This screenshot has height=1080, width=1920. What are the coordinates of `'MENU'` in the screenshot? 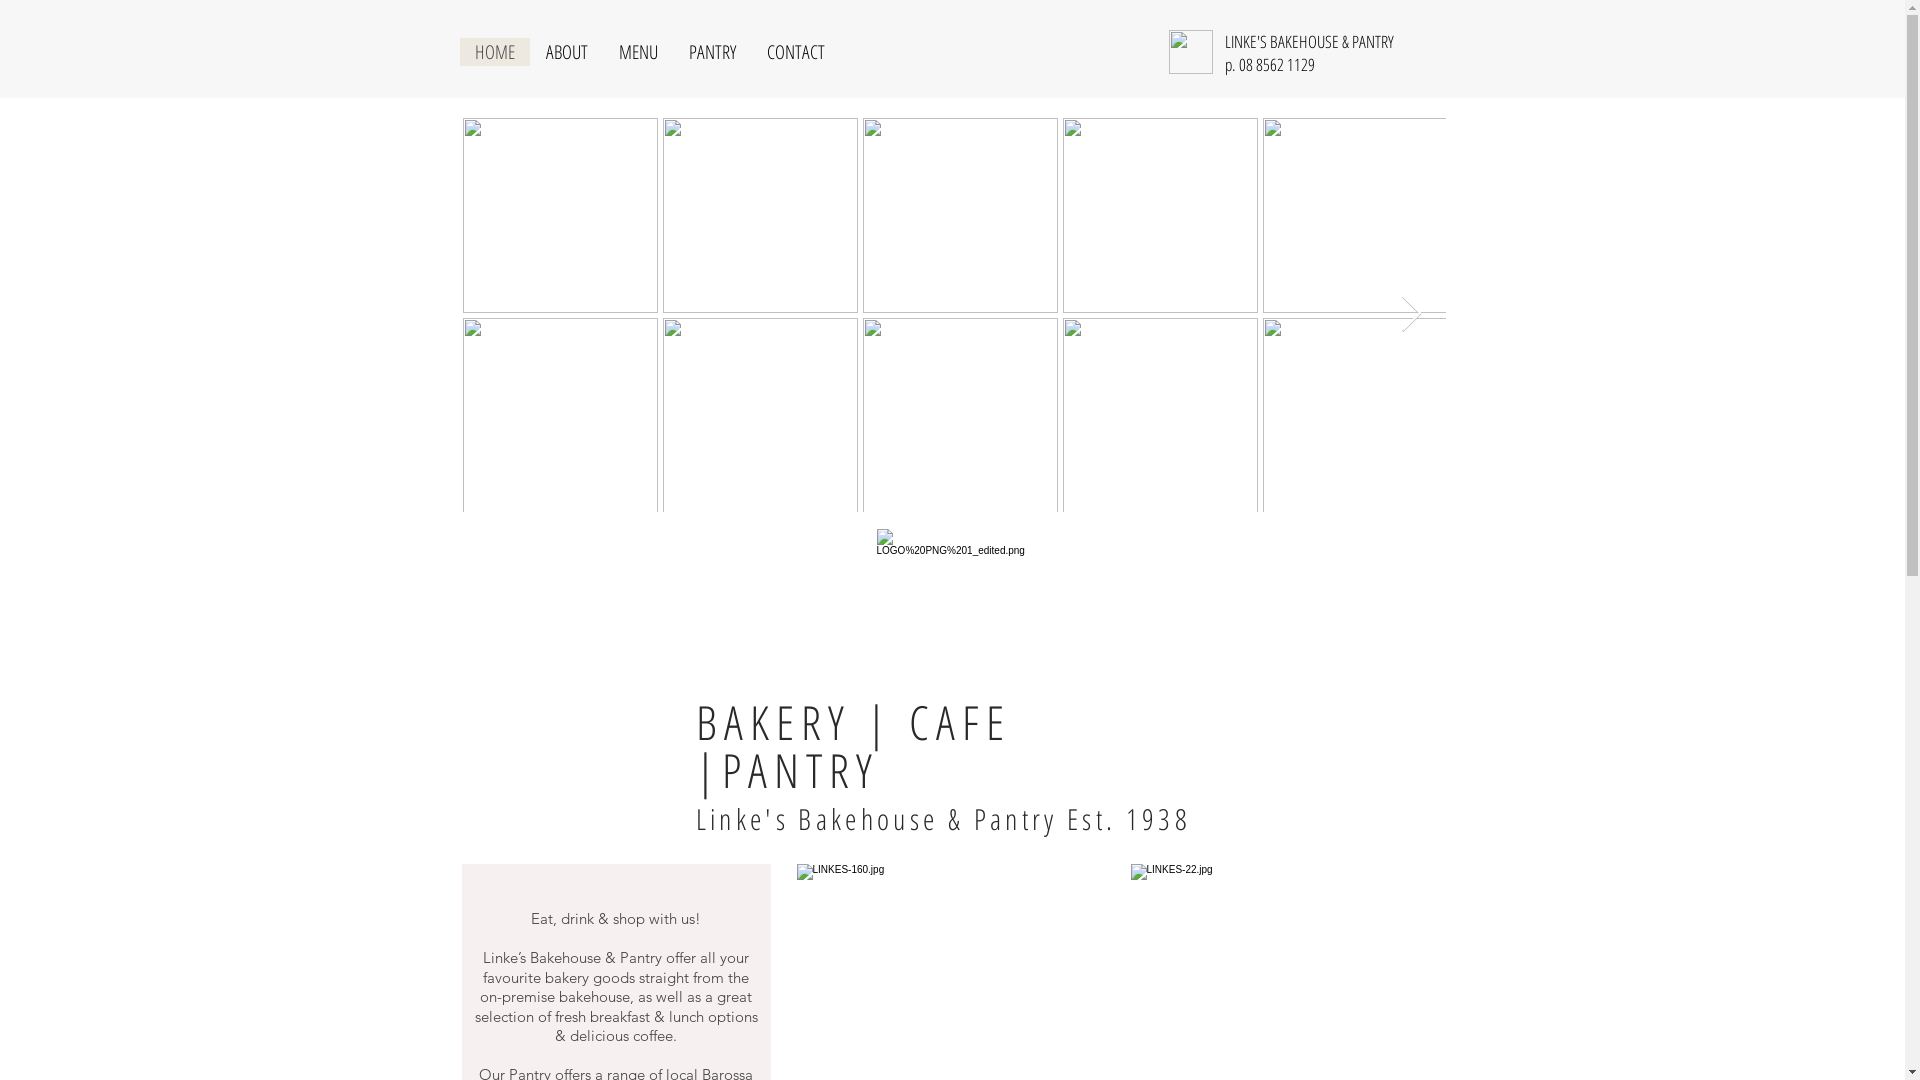 It's located at (636, 50).